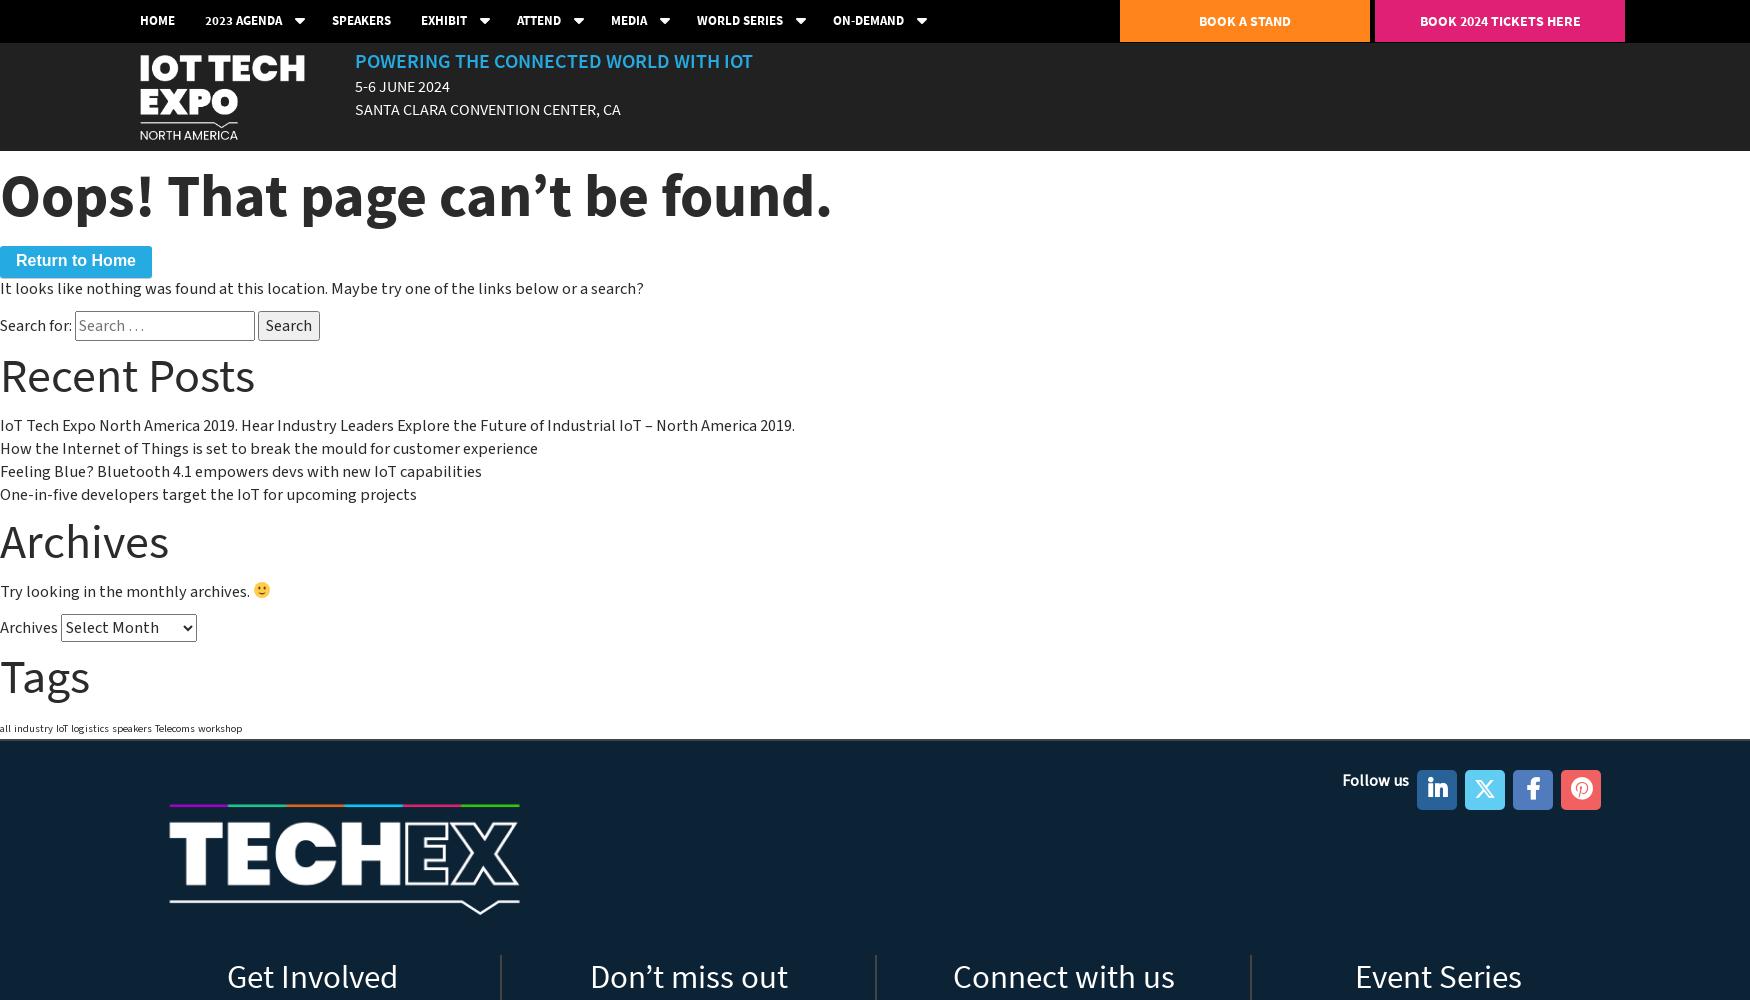 This screenshot has height=1000, width=1750. What do you see at coordinates (4, 726) in the screenshot?
I see `'all'` at bounding box center [4, 726].